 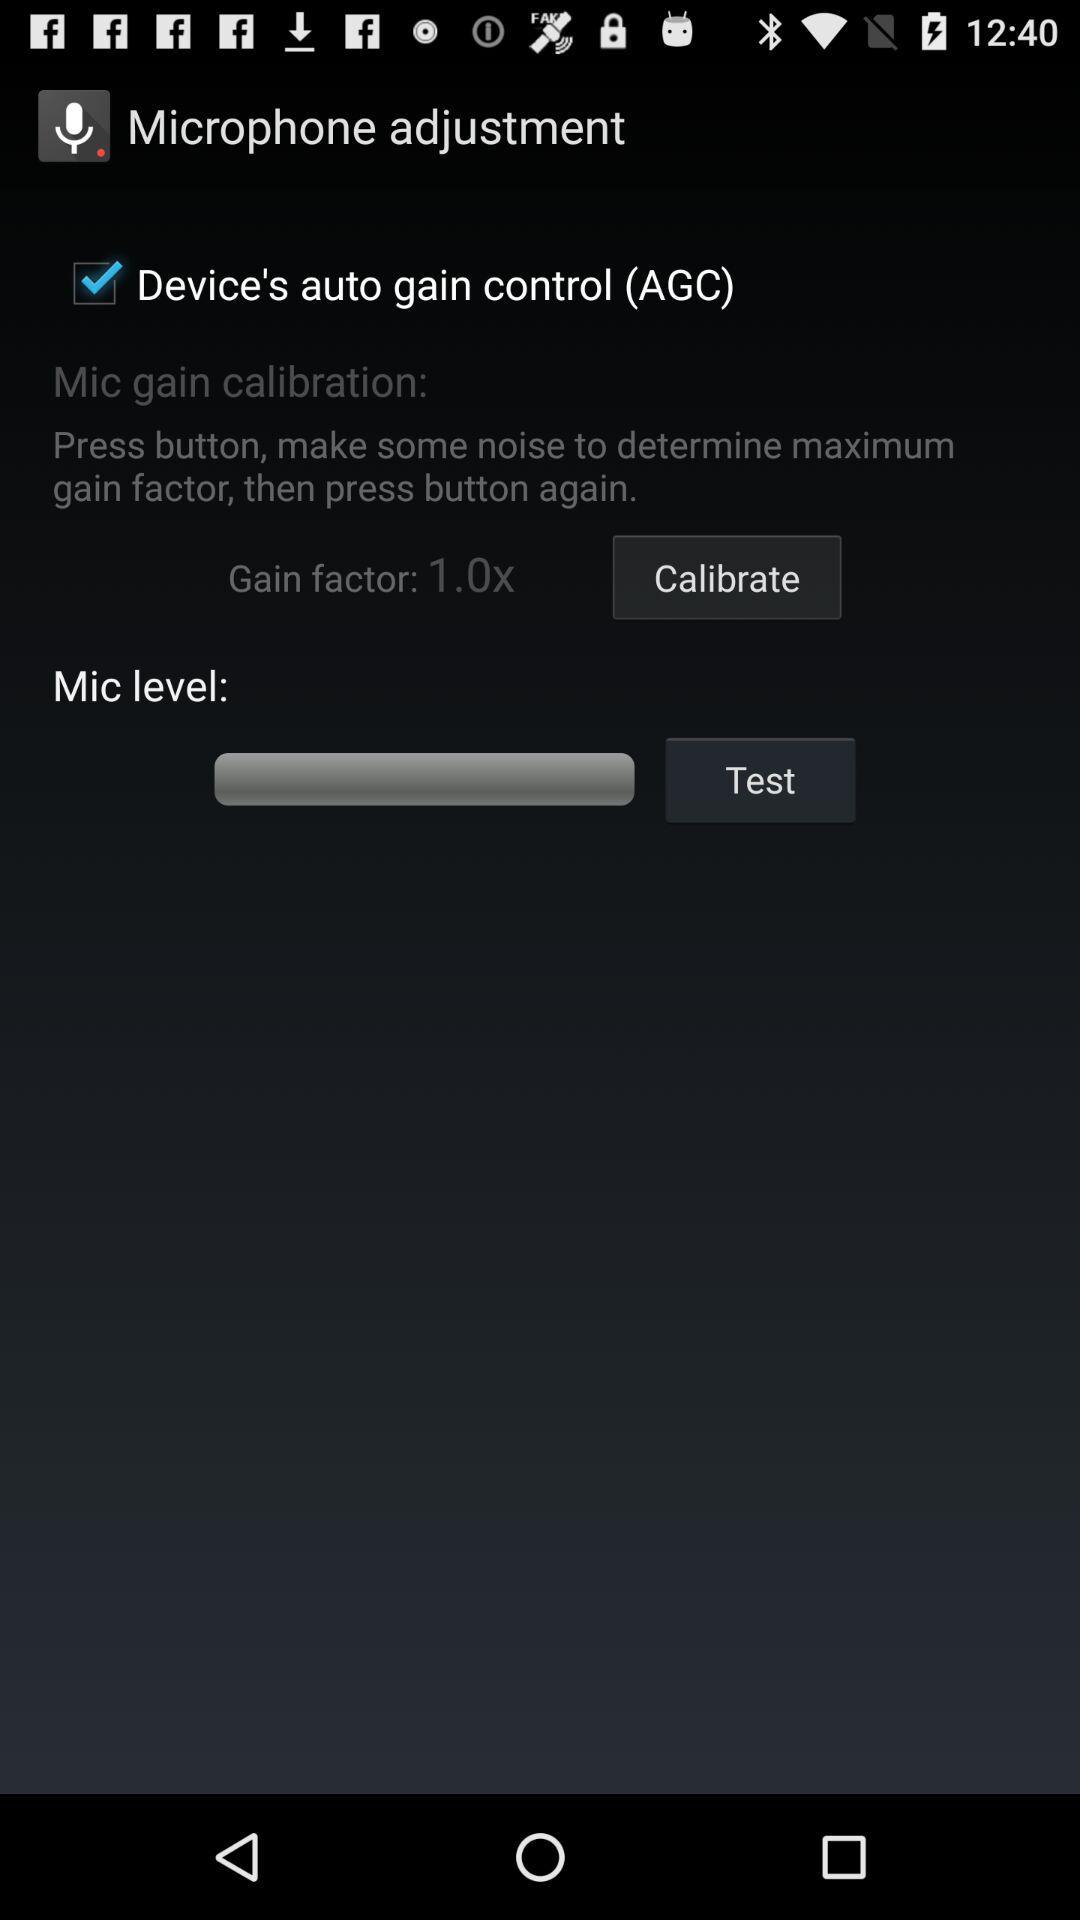 I want to click on the icon on the top left corner of the web page, so click(x=73, y=124).